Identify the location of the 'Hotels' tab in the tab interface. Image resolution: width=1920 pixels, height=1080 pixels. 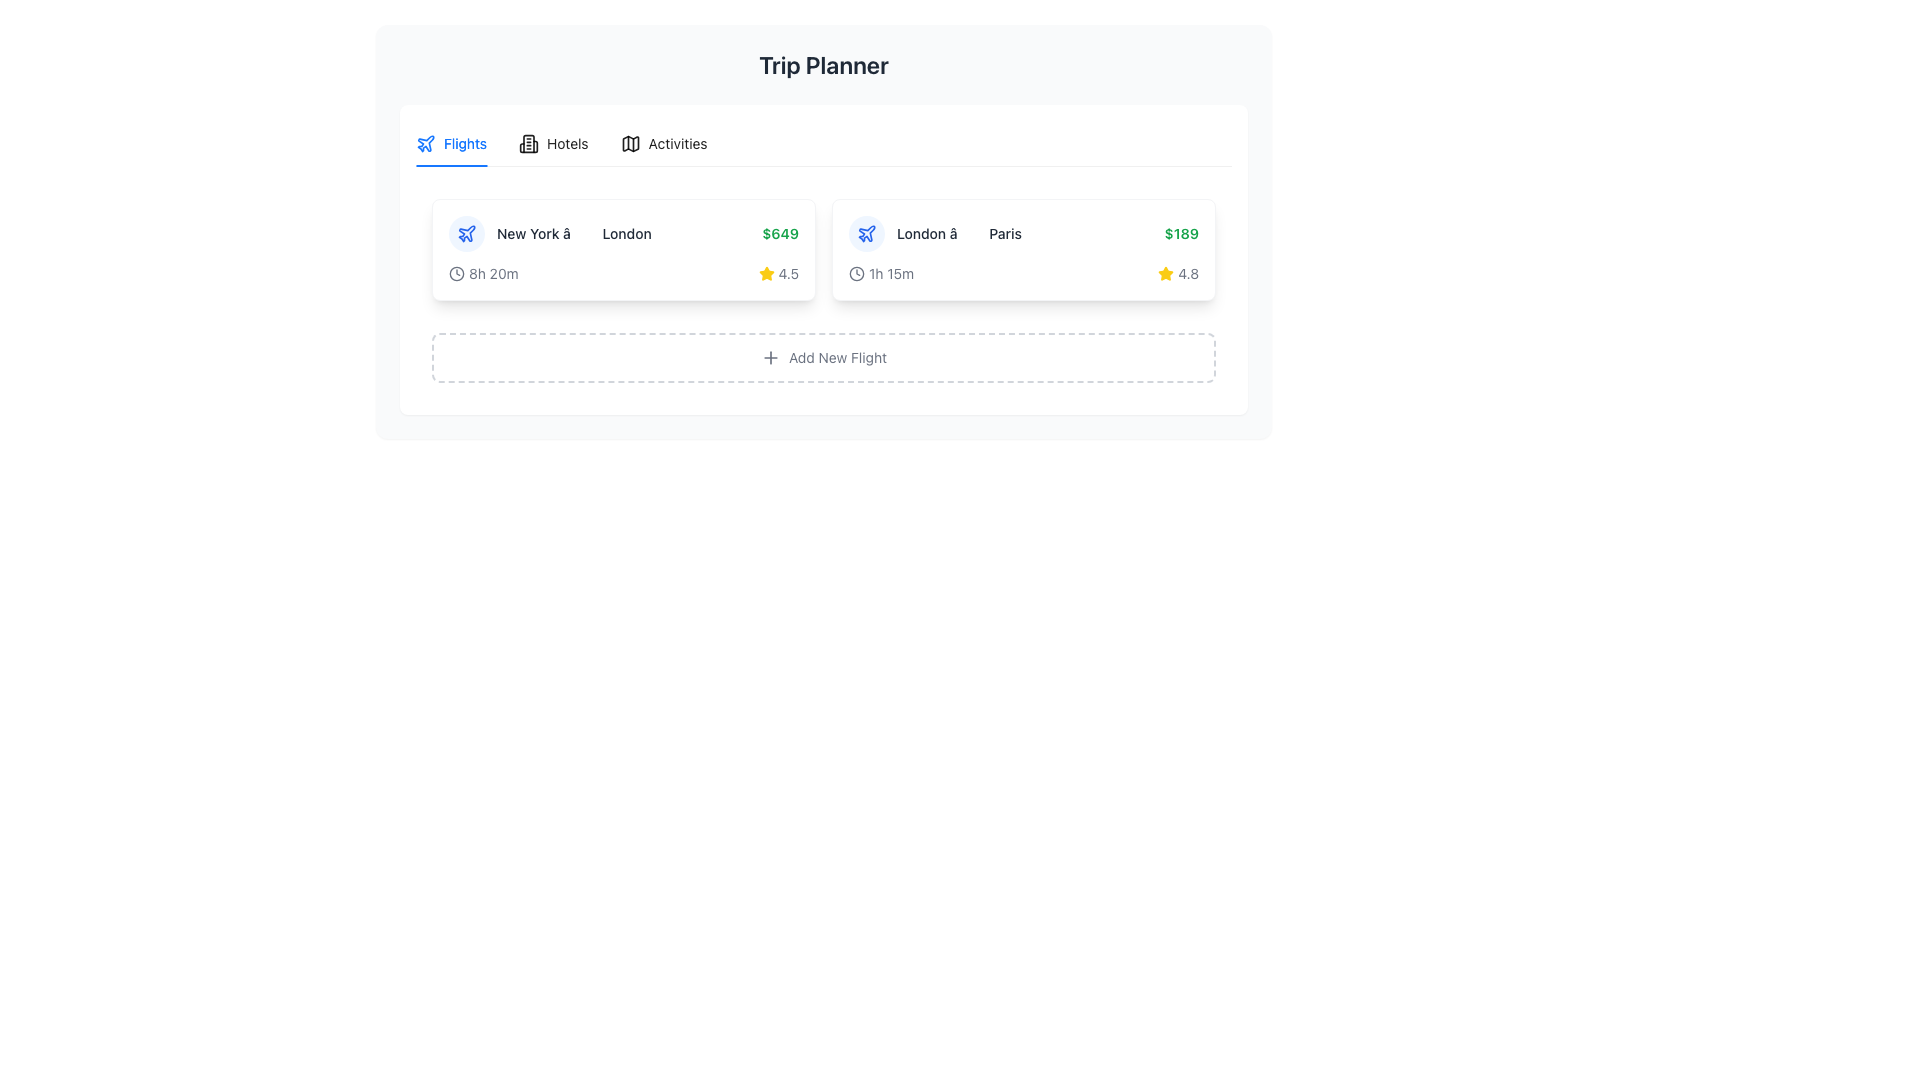
(560, 142).